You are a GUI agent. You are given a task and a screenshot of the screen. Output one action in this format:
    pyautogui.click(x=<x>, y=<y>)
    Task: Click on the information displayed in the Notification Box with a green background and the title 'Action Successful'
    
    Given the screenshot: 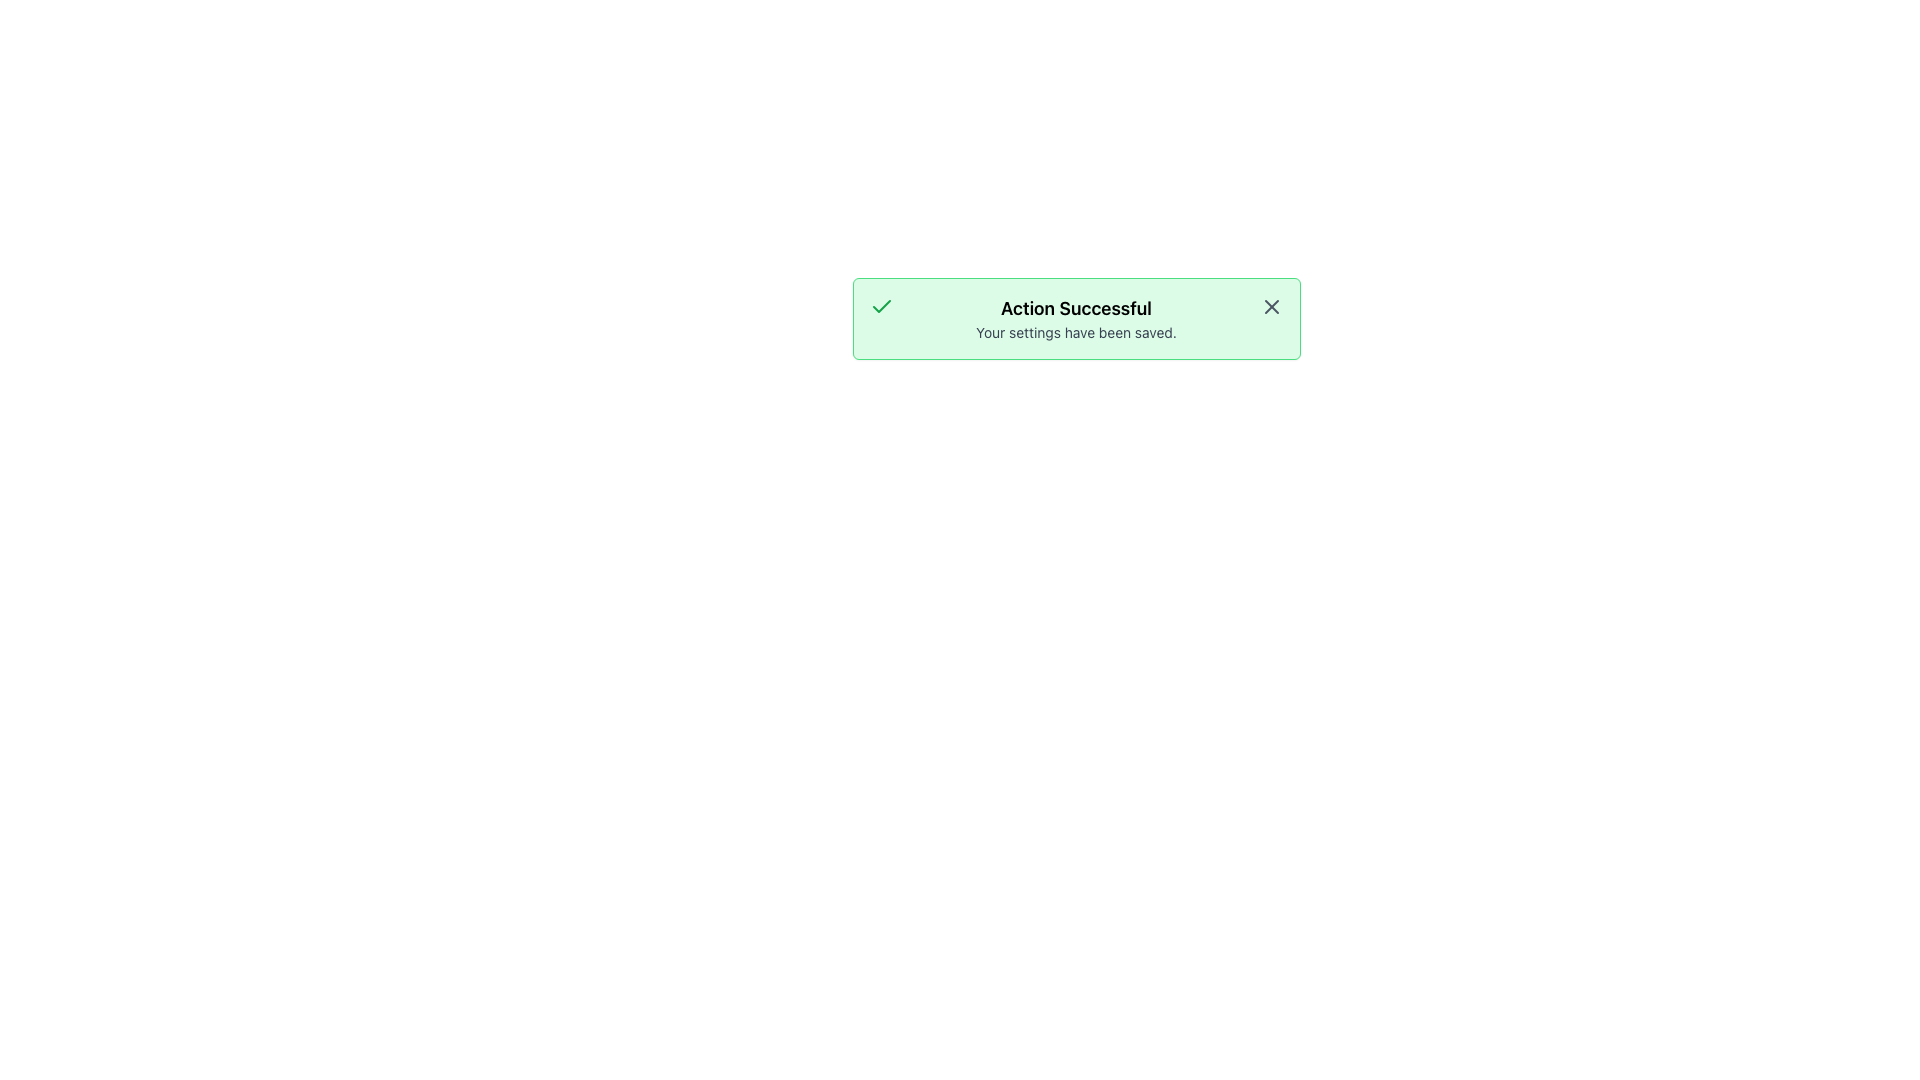 What is the action you would take?
    pyautogui.click(x=1075, y=318)
    